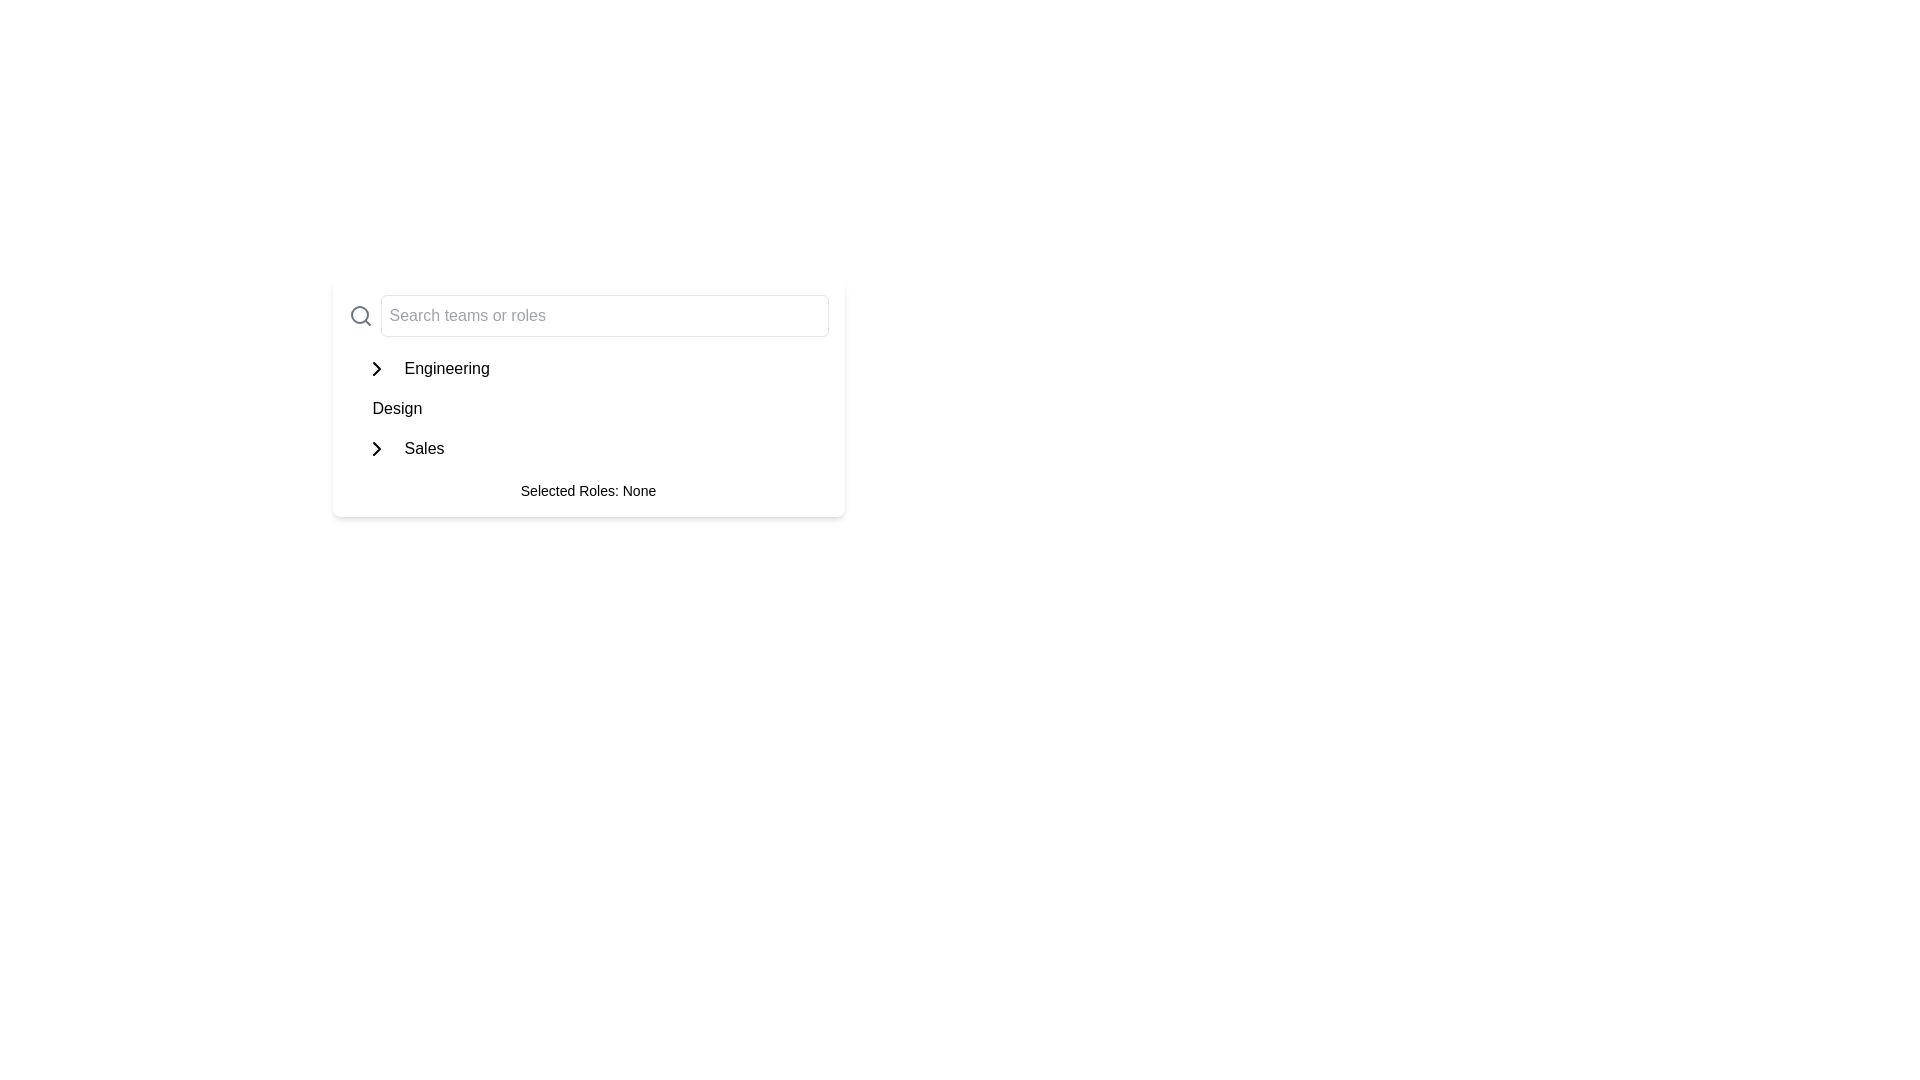 This screenshot has height=1080, width=1920. What do you see at coordinates (587, 369) in the screenshot?
I see `the first list item labeled 'Engineering'` at bounding box center [587, 369].